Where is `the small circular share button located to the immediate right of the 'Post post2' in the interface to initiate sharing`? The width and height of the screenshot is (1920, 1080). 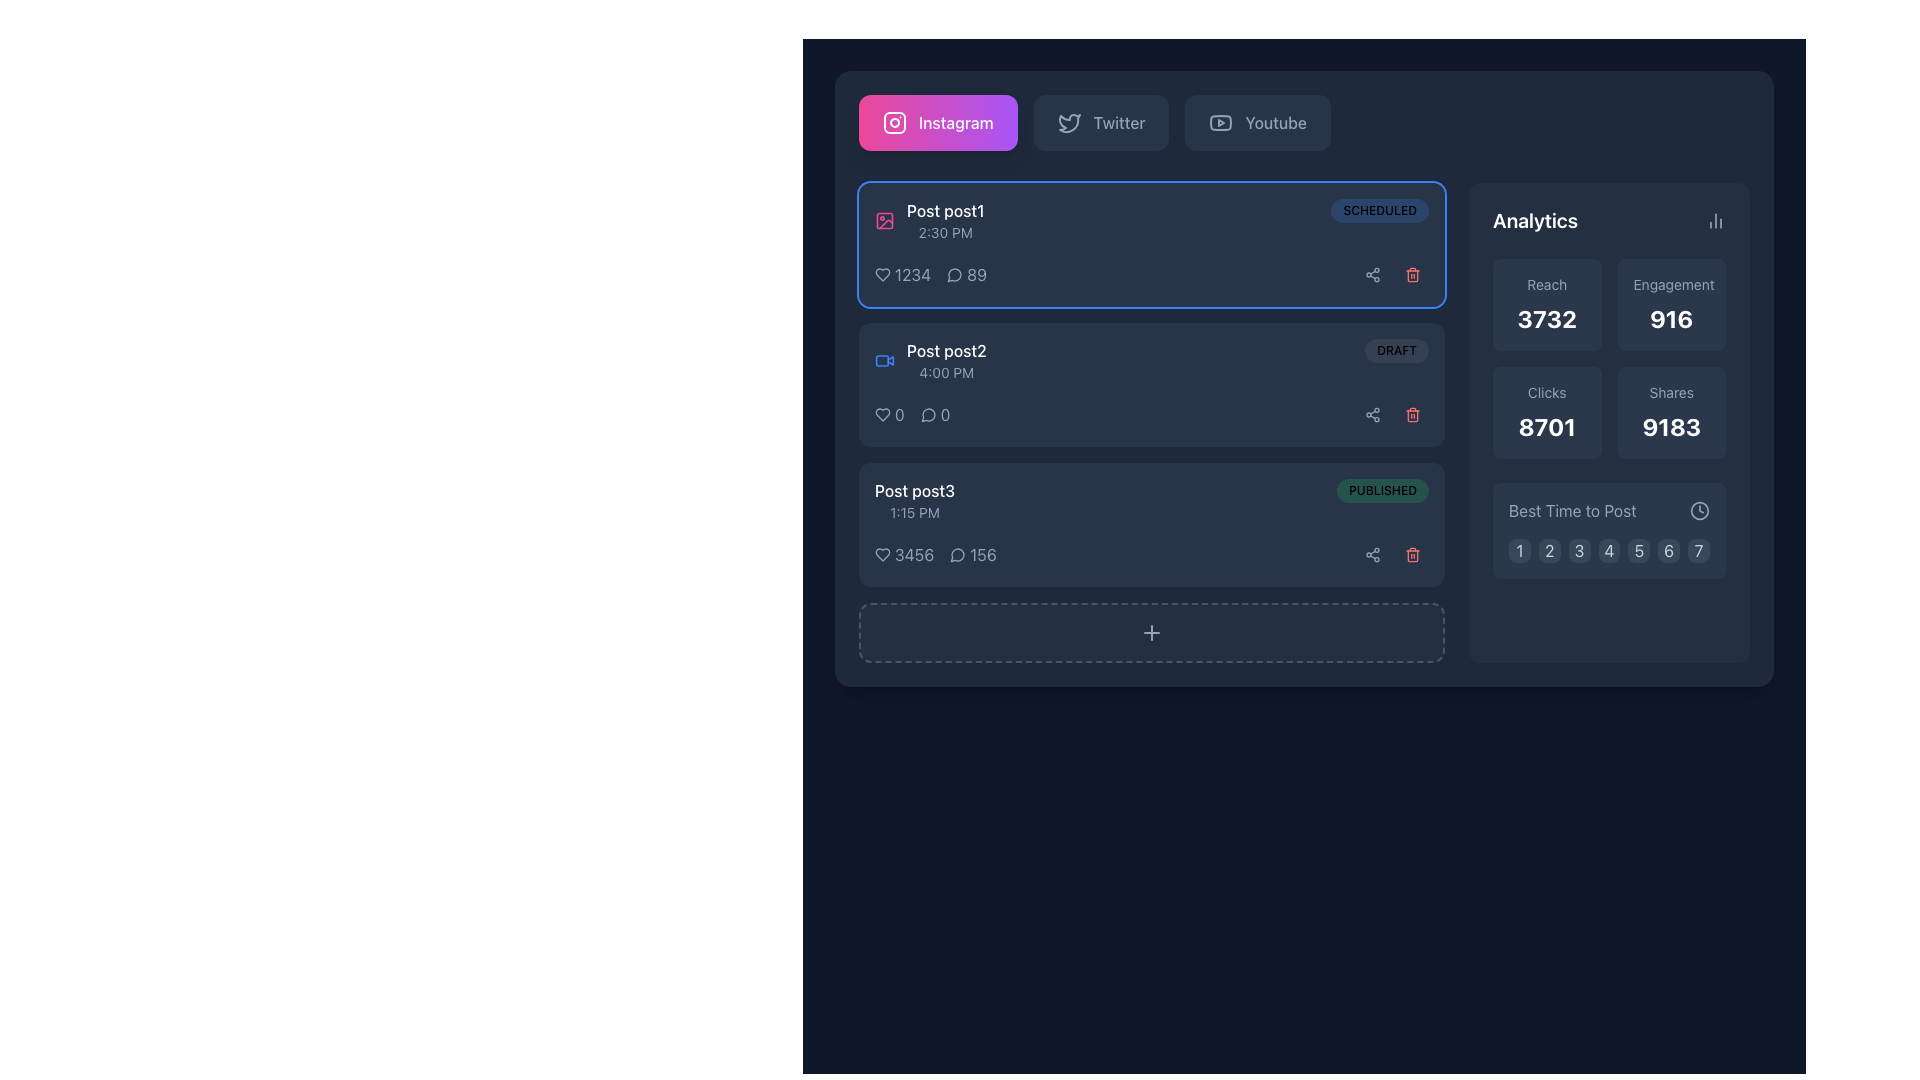
the small circular share button located to the immediate right of the 'Post post2' in the interface to initiate sharing is located at coordinates (1371, 414).